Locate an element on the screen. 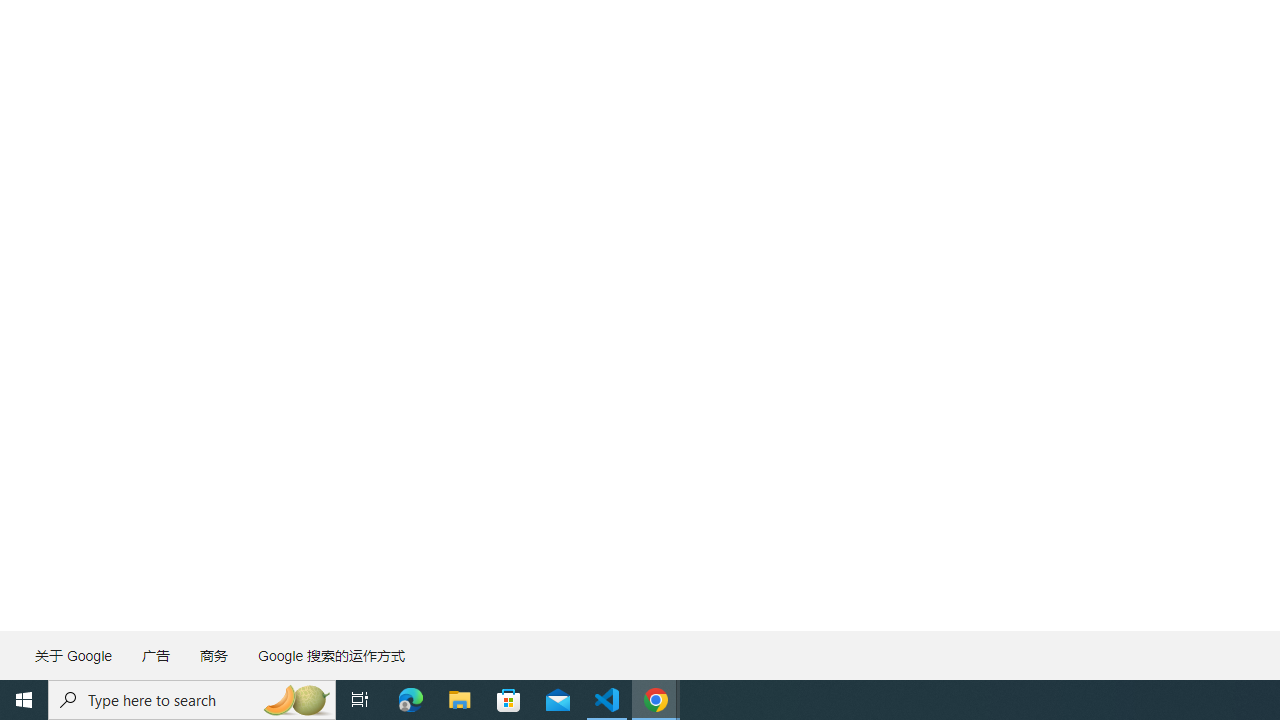 The height and width of the screenshot is (720, 1280). 'File Explorer' is located at coordinates (459, 698).